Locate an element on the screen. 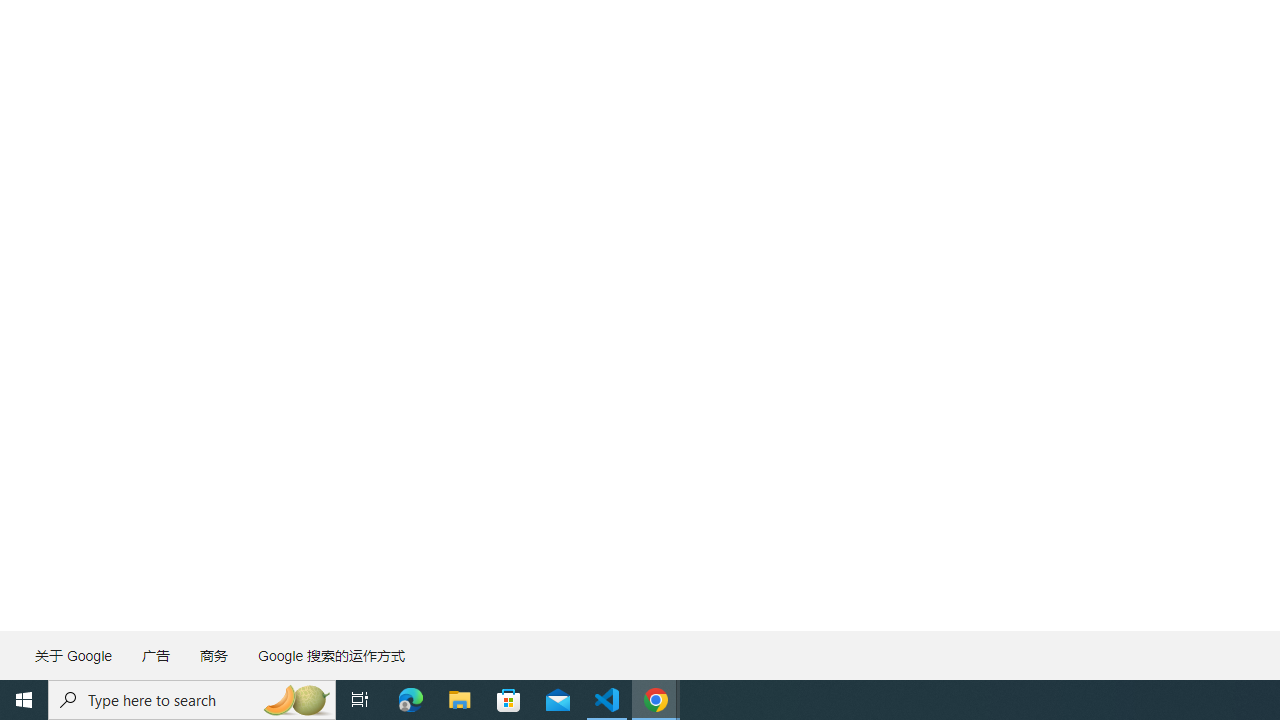 The height and width of the screenshot is (720, 1280). 'File Explorer' is located at coordinates (459, 698).